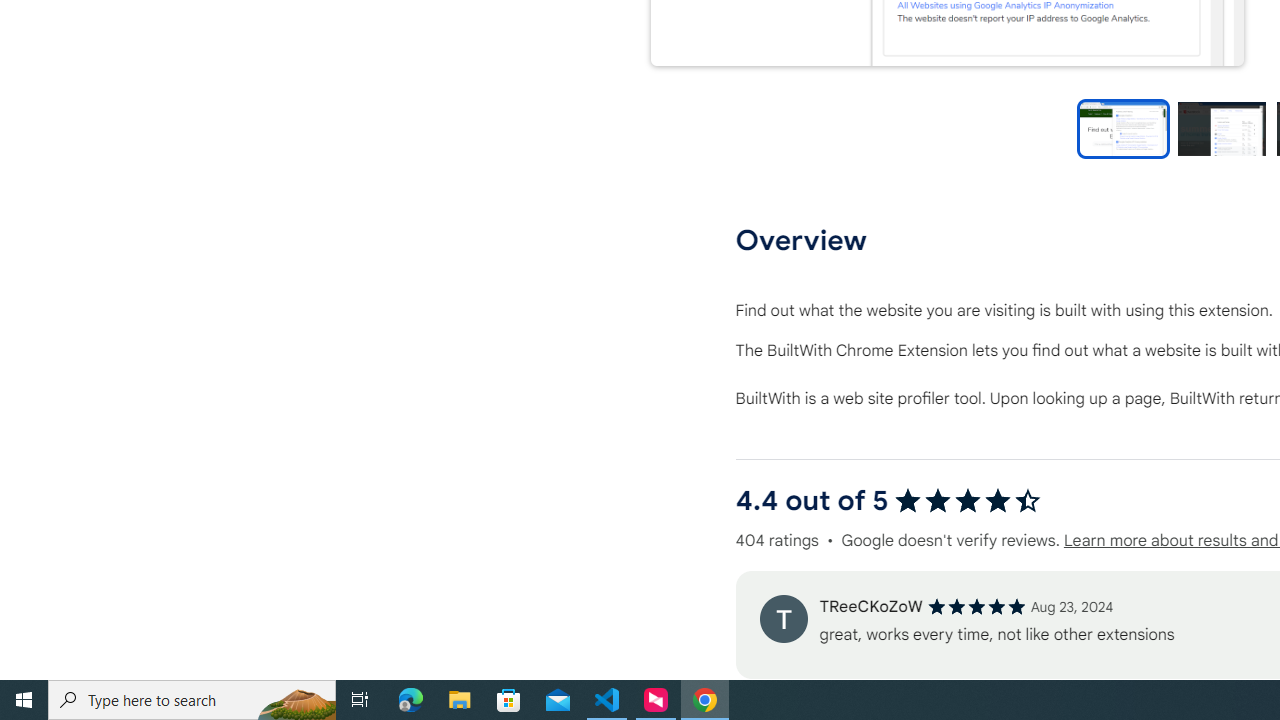 The height and width of the screenshot is (720, 1280). What do you see at coordinates (1220, 128) in the screenshot?
I see `'Preview slide 2'` at bounding box center [1220, 128].